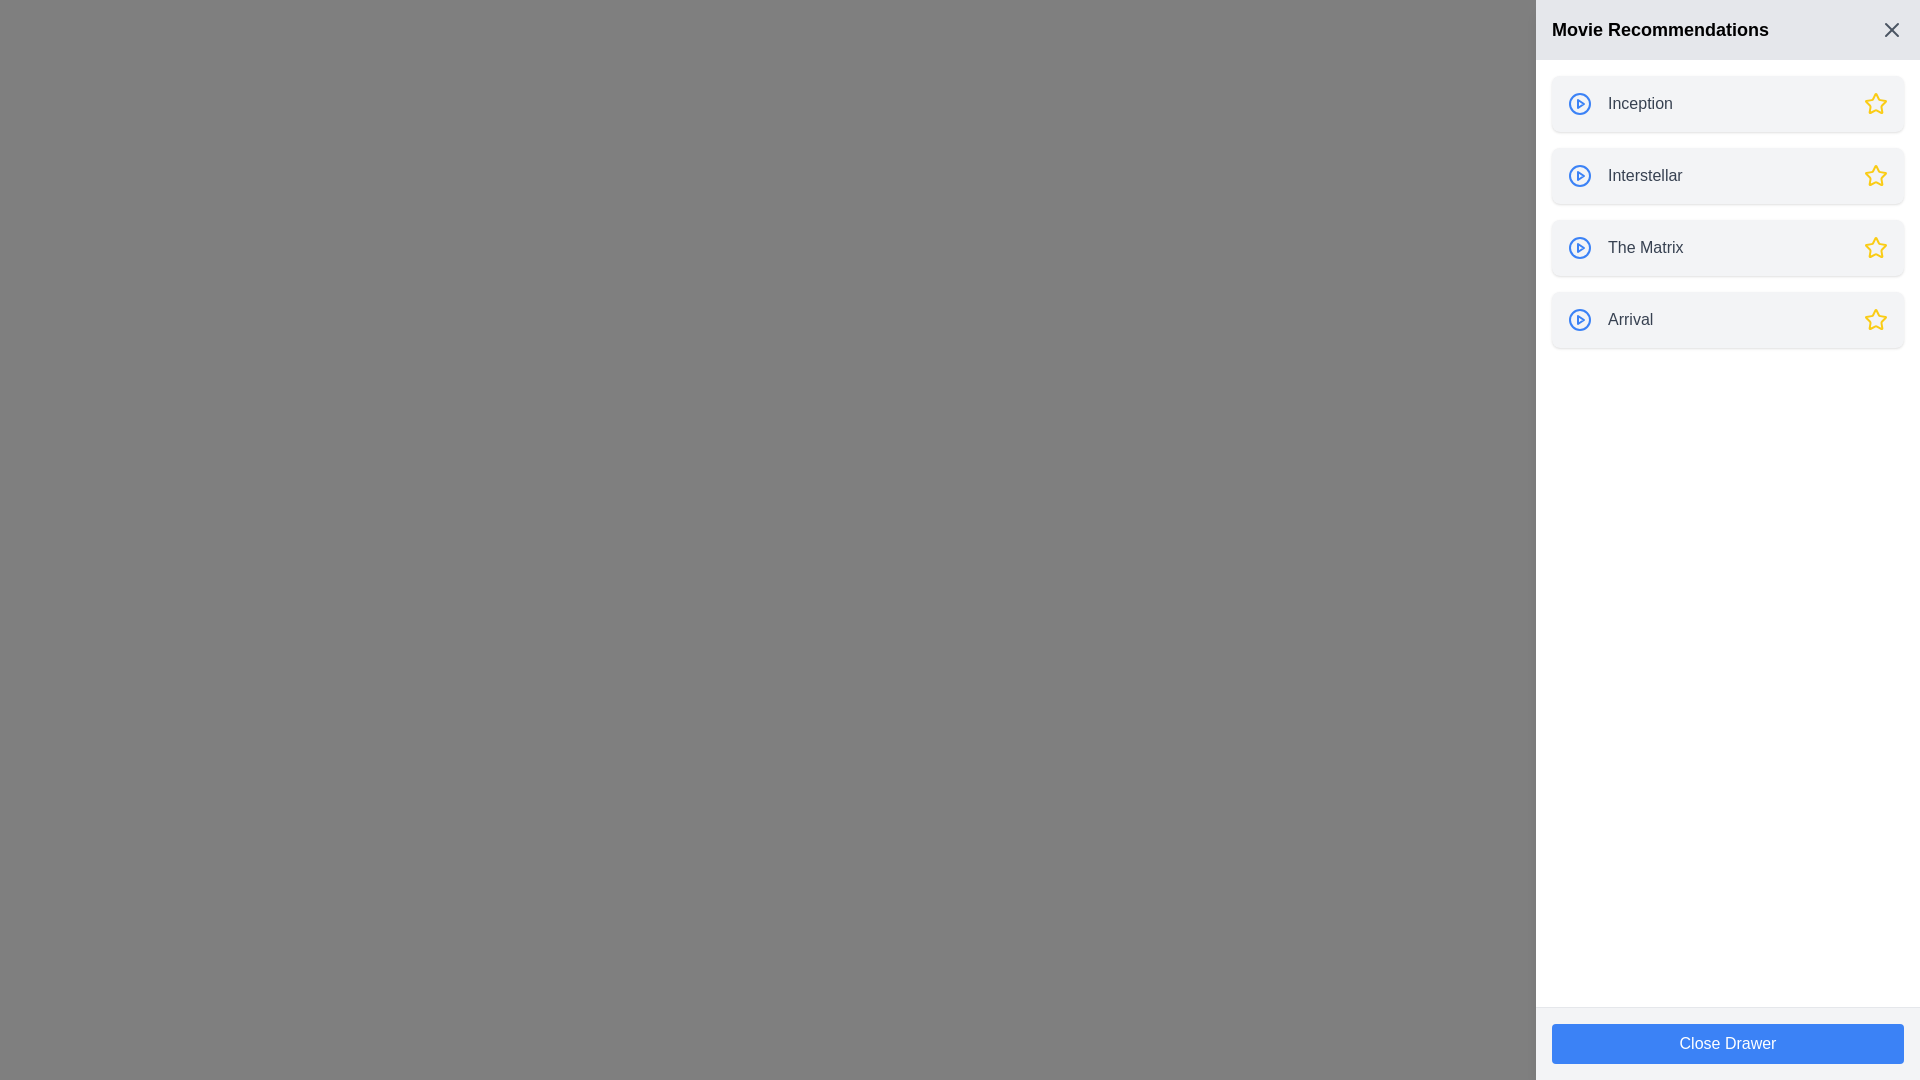 The width and height of the screenshot is (1920, 1080). What do you see at coordinates (1727, 1043) in the screenshot?
I see `the close drawer button located at the bottom of the section with a light gray background` at bounding box center [1727, 1043].